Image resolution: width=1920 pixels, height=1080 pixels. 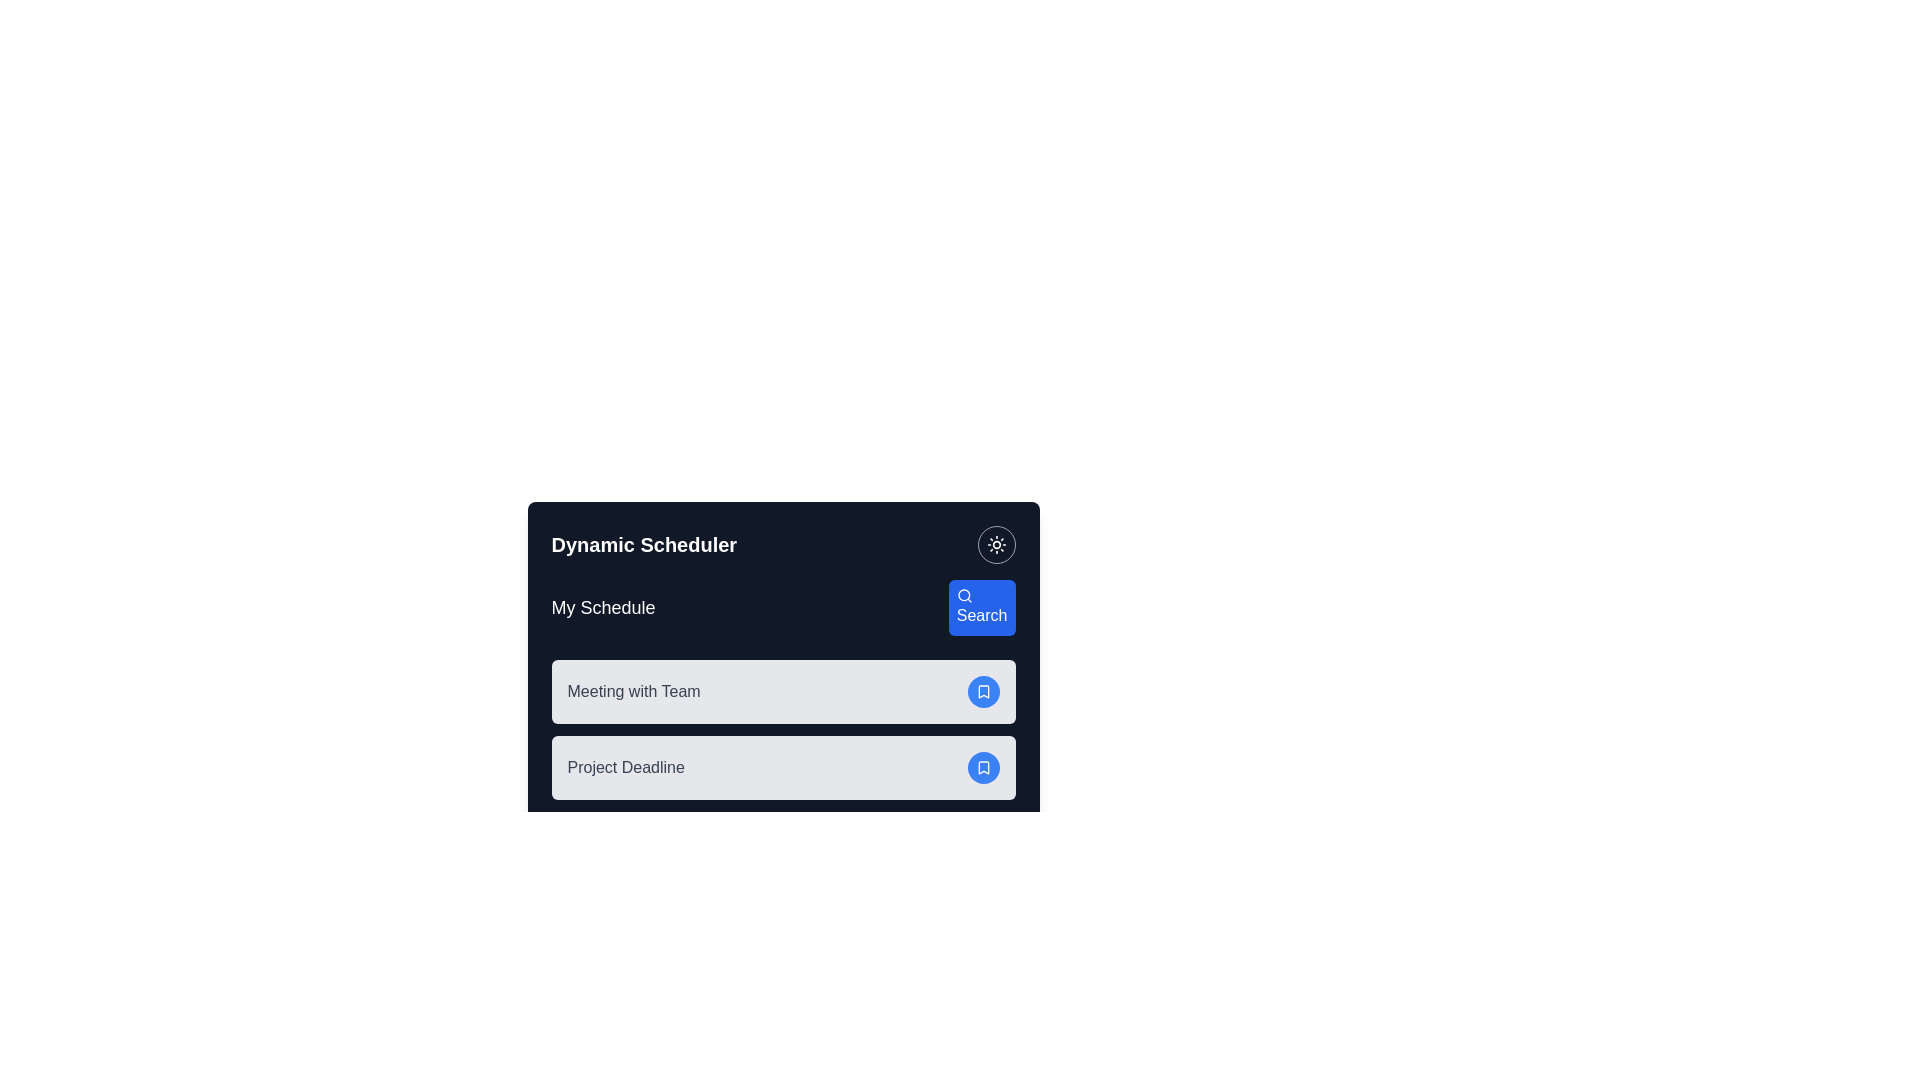 What do you see at coordinates (983, 766) in the screenshot?
I see `the bookmark icon within the 'Meeting with Team' list item` at bounding box center [983, 766].